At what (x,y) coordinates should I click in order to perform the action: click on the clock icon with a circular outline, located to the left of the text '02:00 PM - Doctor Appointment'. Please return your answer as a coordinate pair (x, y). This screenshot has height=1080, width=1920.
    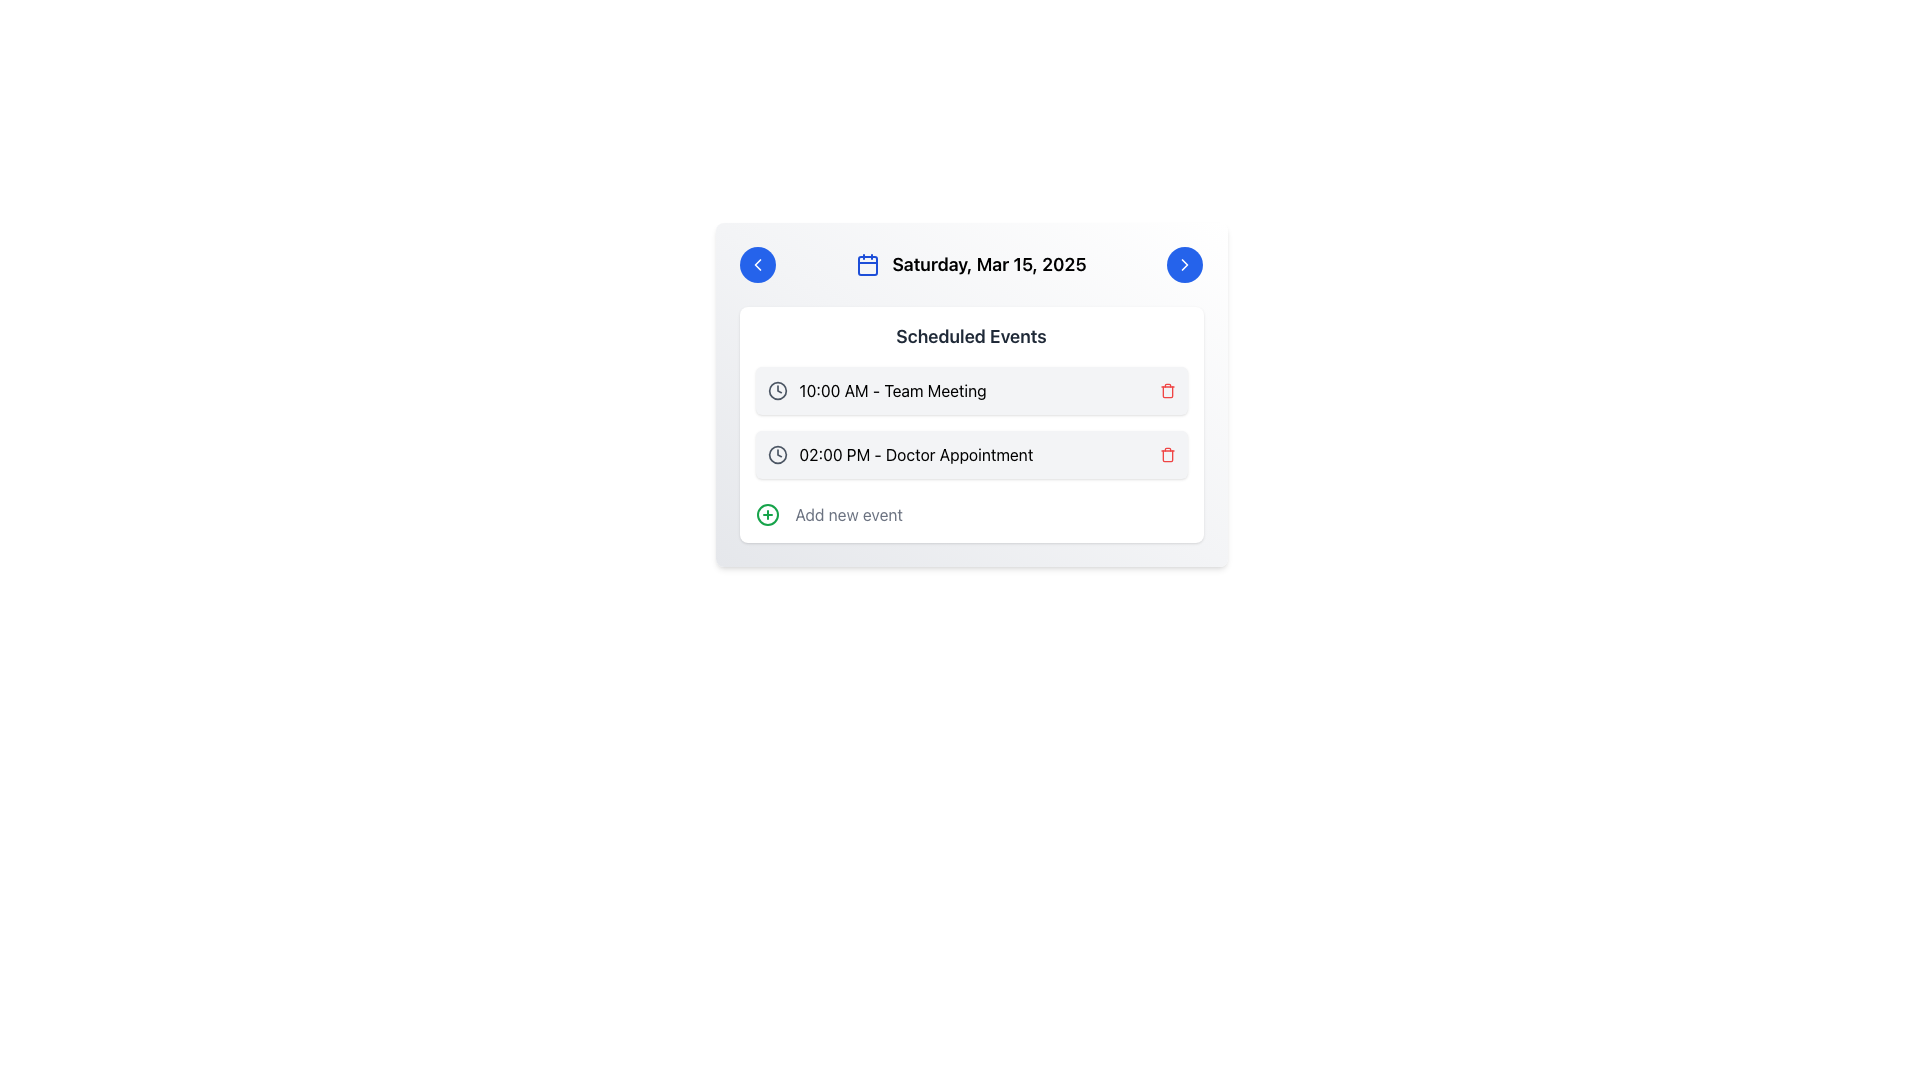
    Looking at the image, I should click on (776, 455).